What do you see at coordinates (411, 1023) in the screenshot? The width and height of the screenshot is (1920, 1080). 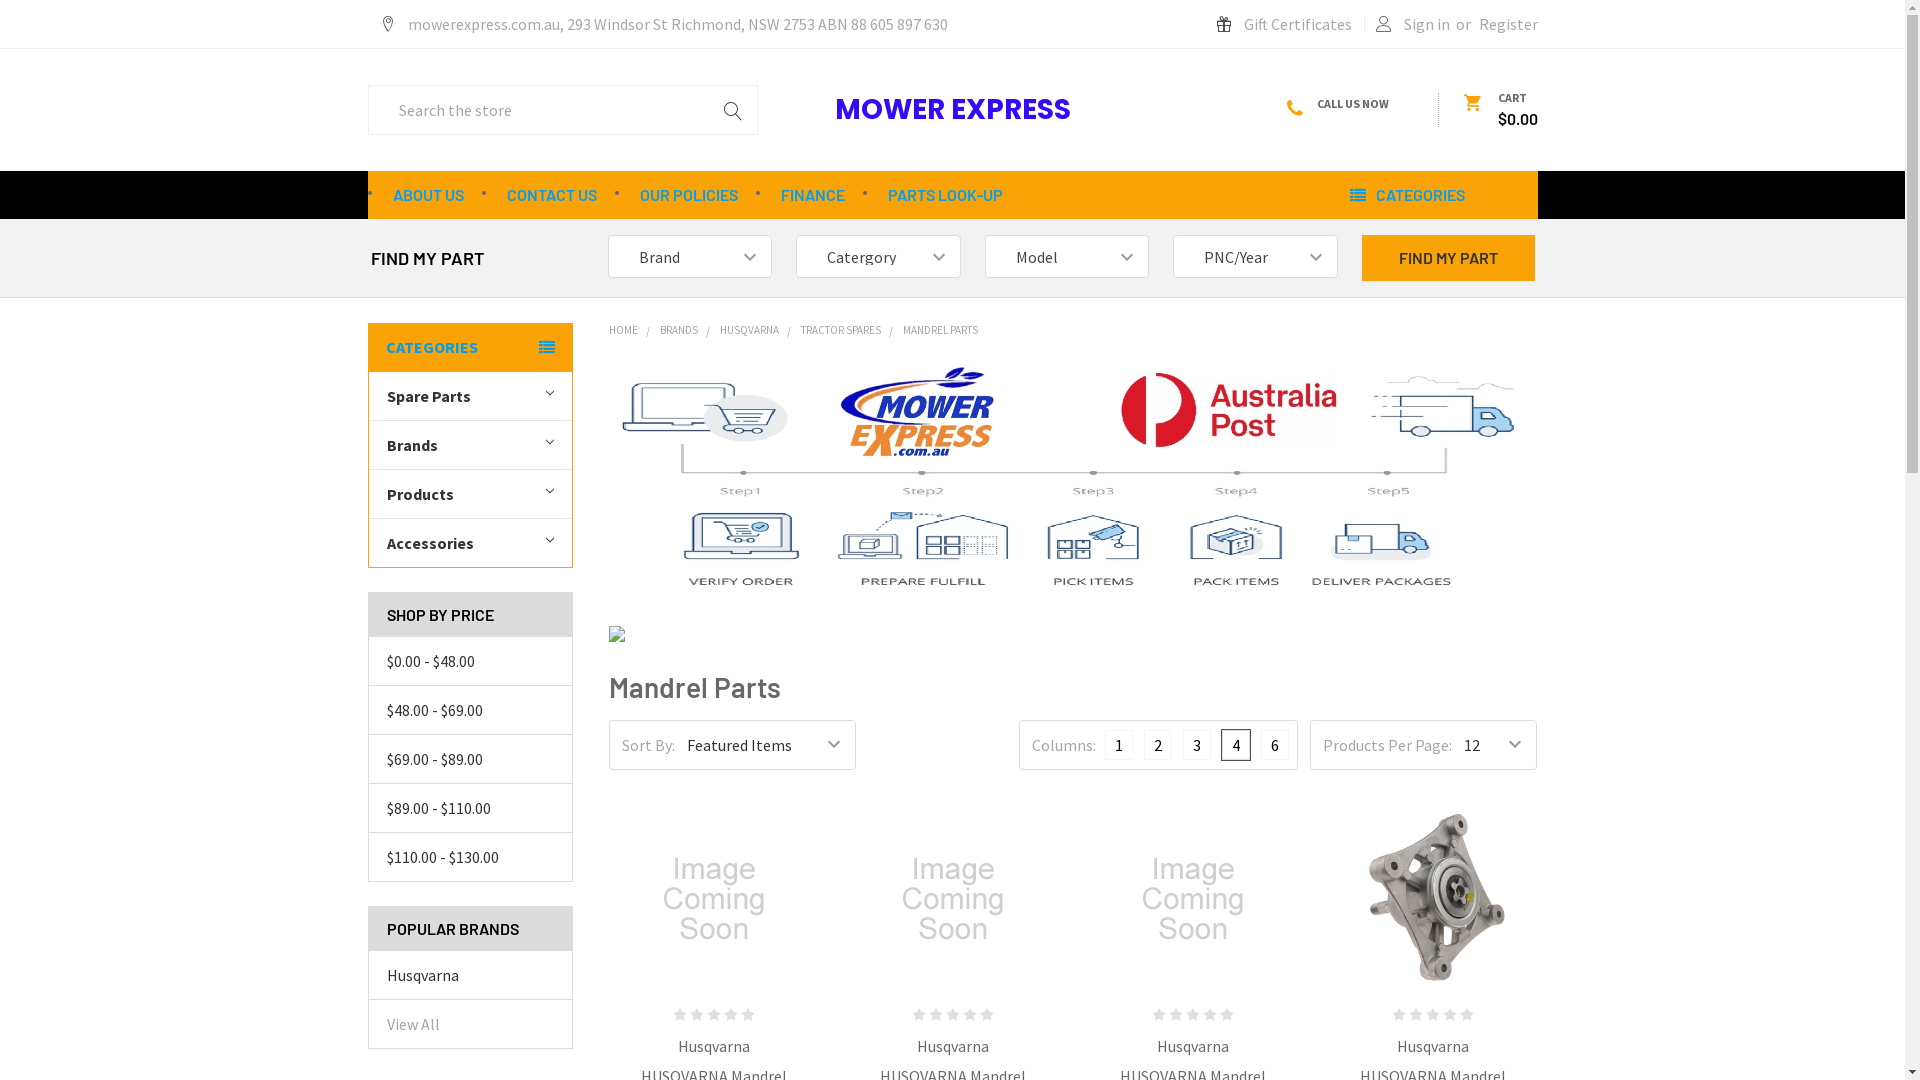 I see `'View All'` at bounding box center [411, 1023].